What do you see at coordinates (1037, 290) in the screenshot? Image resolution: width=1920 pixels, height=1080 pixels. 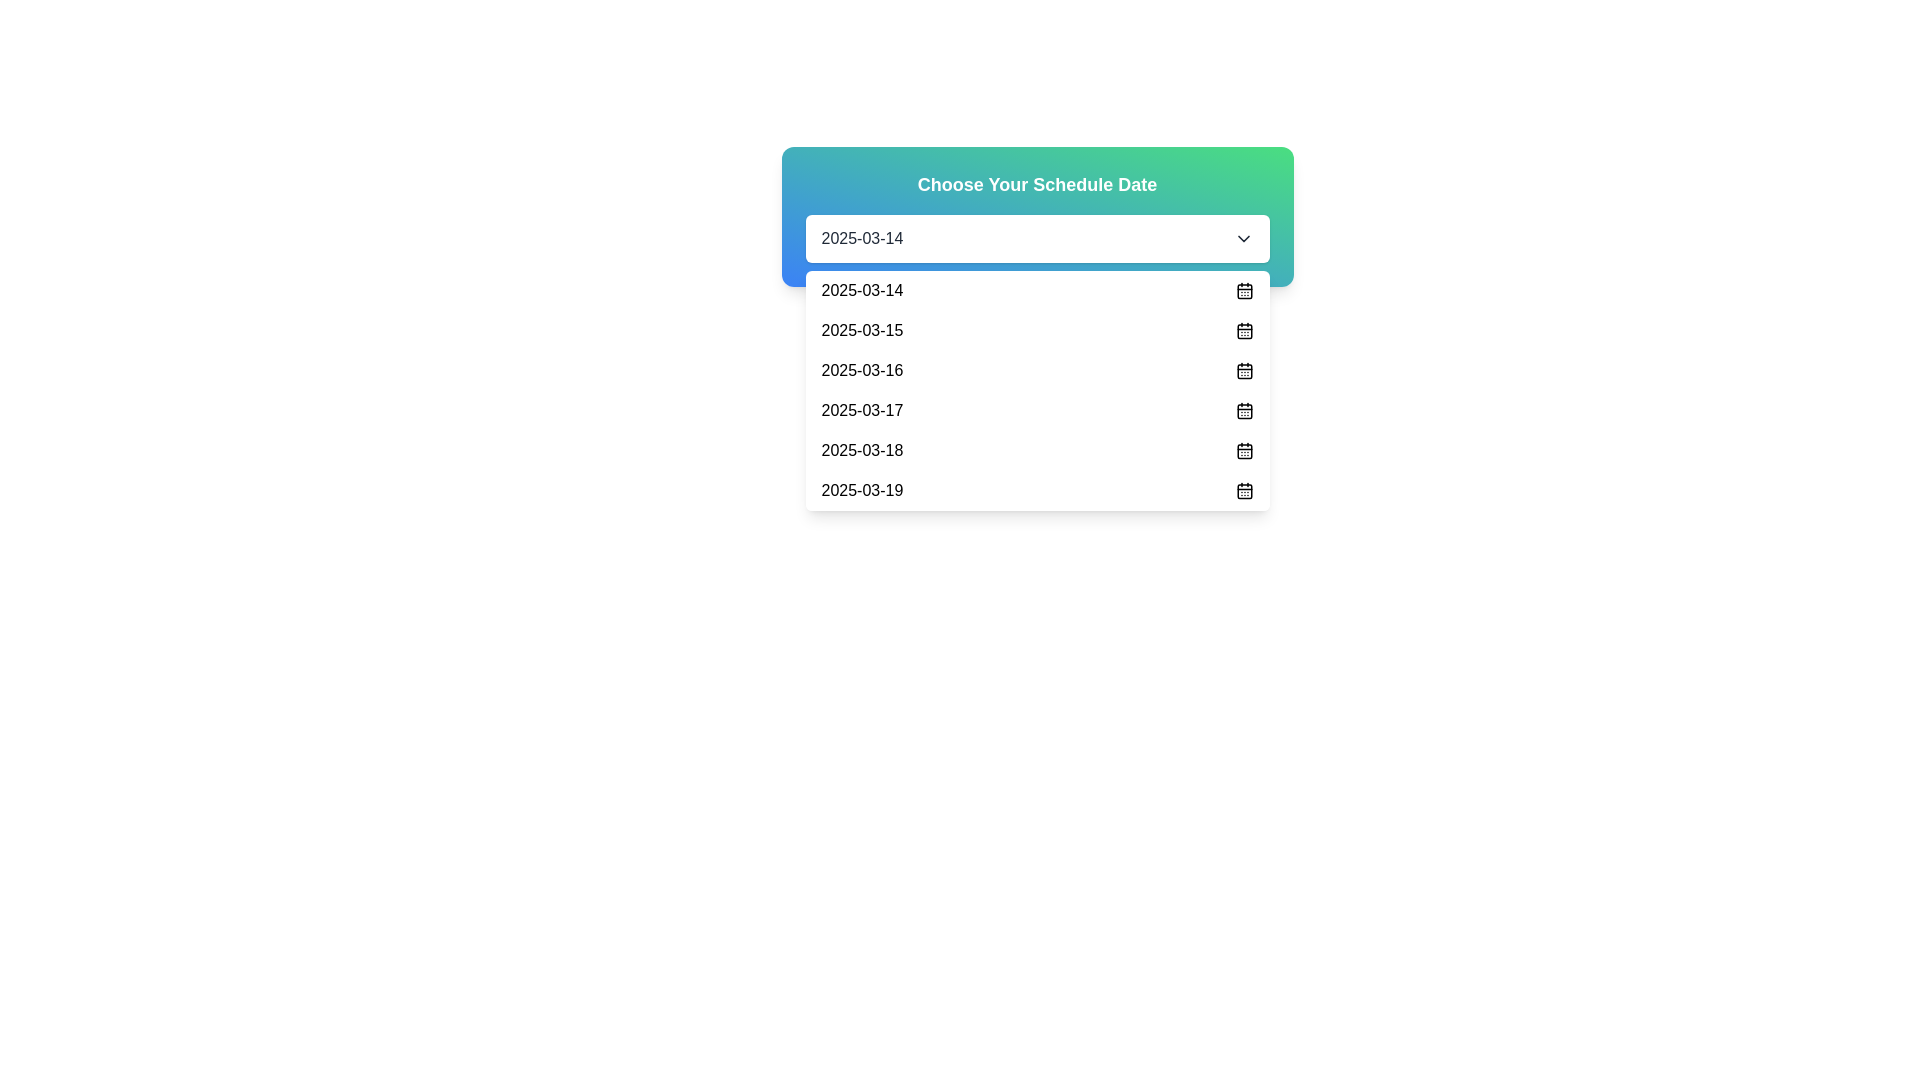 I see `the first selectable option in the date selection dropdown` at bounding box center [1037, 290].